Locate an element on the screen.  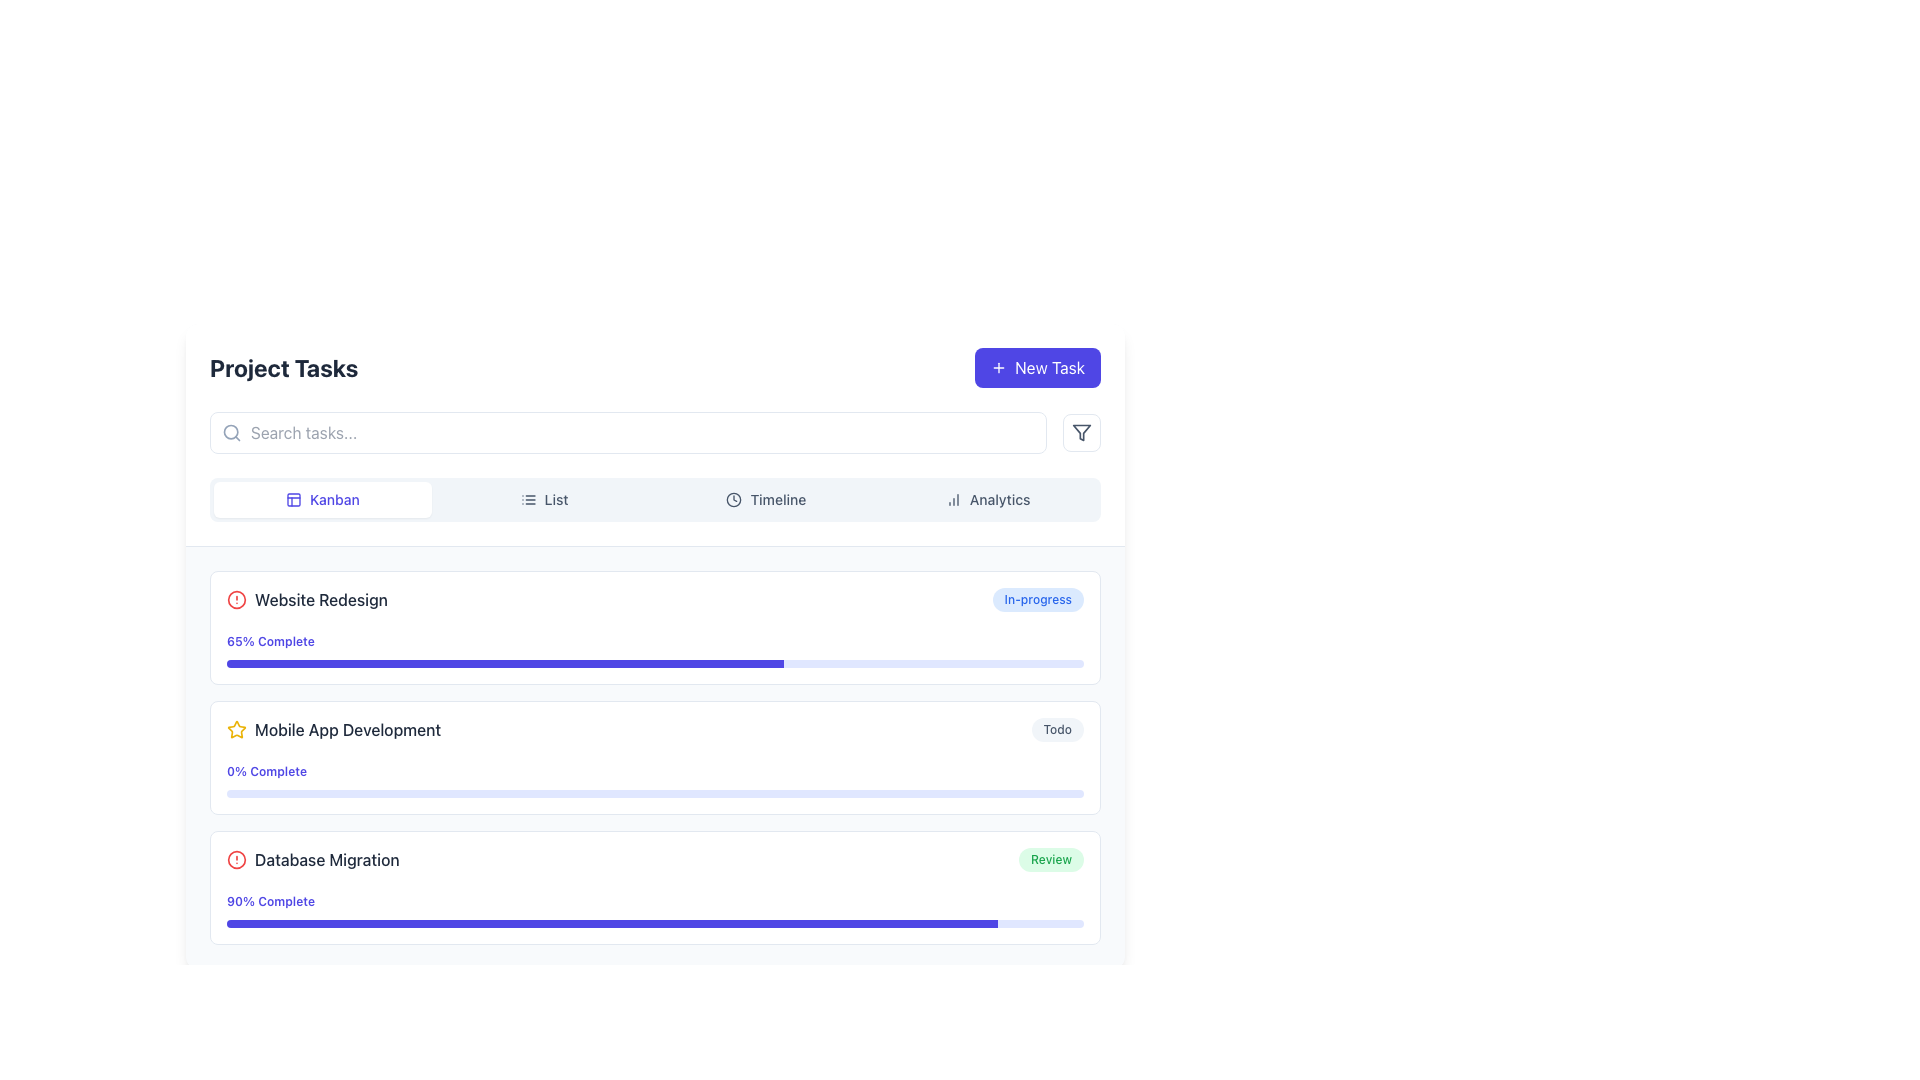
the warning icon located at the far-left end of the 'Website Redesign' task in the vertical task list is located at coordinates (236, 599).